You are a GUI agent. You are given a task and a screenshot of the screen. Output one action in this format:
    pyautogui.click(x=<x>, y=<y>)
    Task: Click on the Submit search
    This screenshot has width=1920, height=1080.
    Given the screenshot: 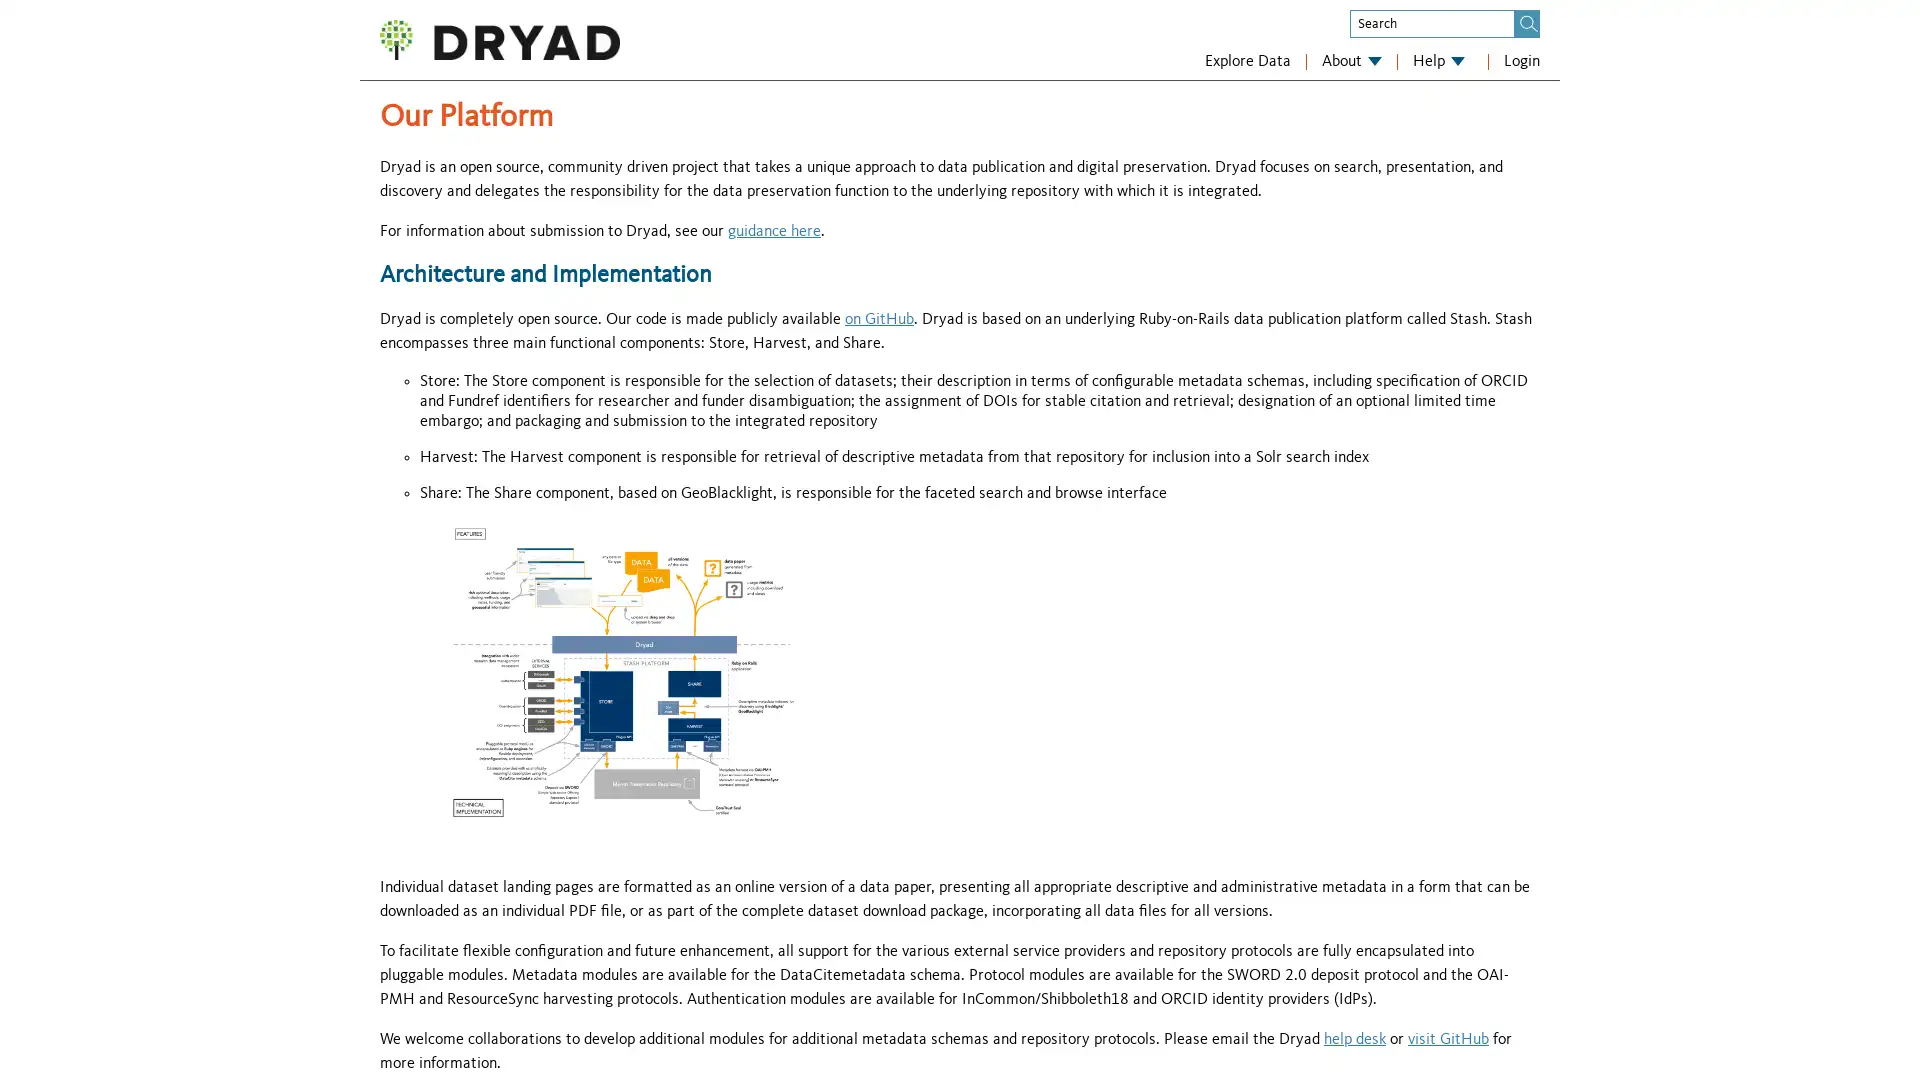 What is the action you would take?
    pyautogui.click(x=1527, y=23)
    